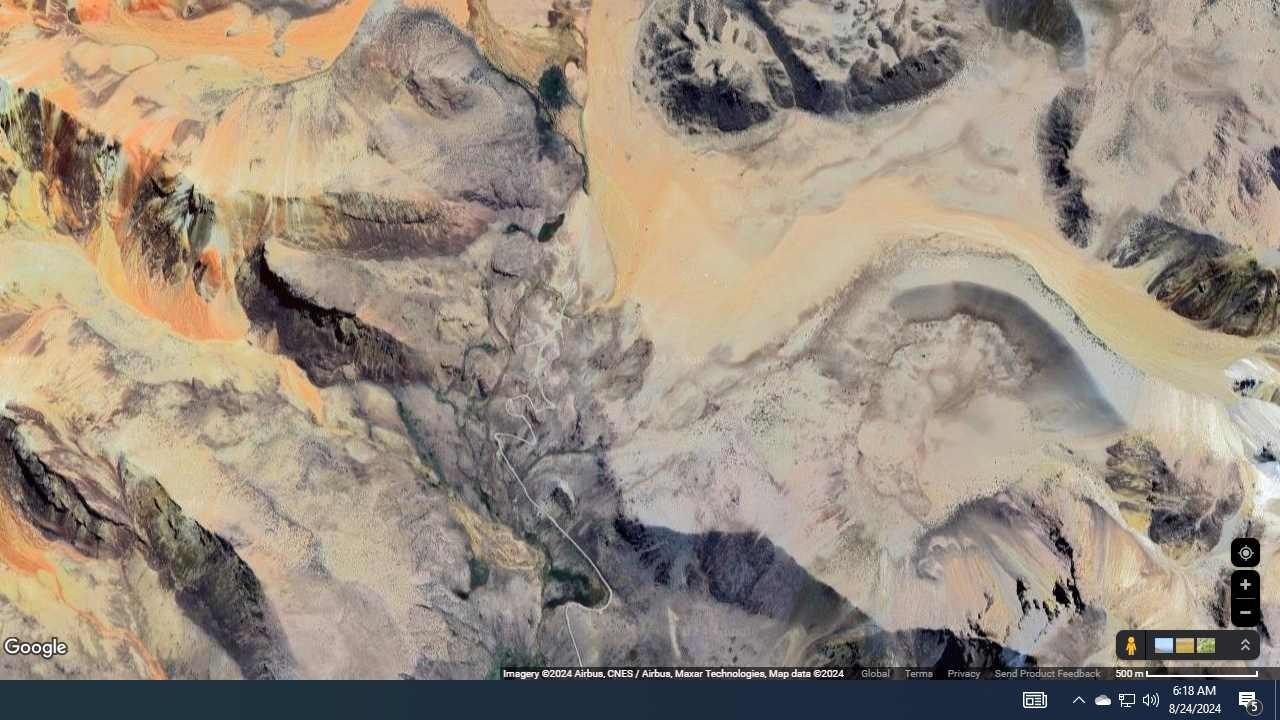 The height and width of the screenshot is (720, 1280). What do you see at coordinates (1202, 645) in the screenshot?
I see `'Show imagery'` at bounding box center [1202, 645].